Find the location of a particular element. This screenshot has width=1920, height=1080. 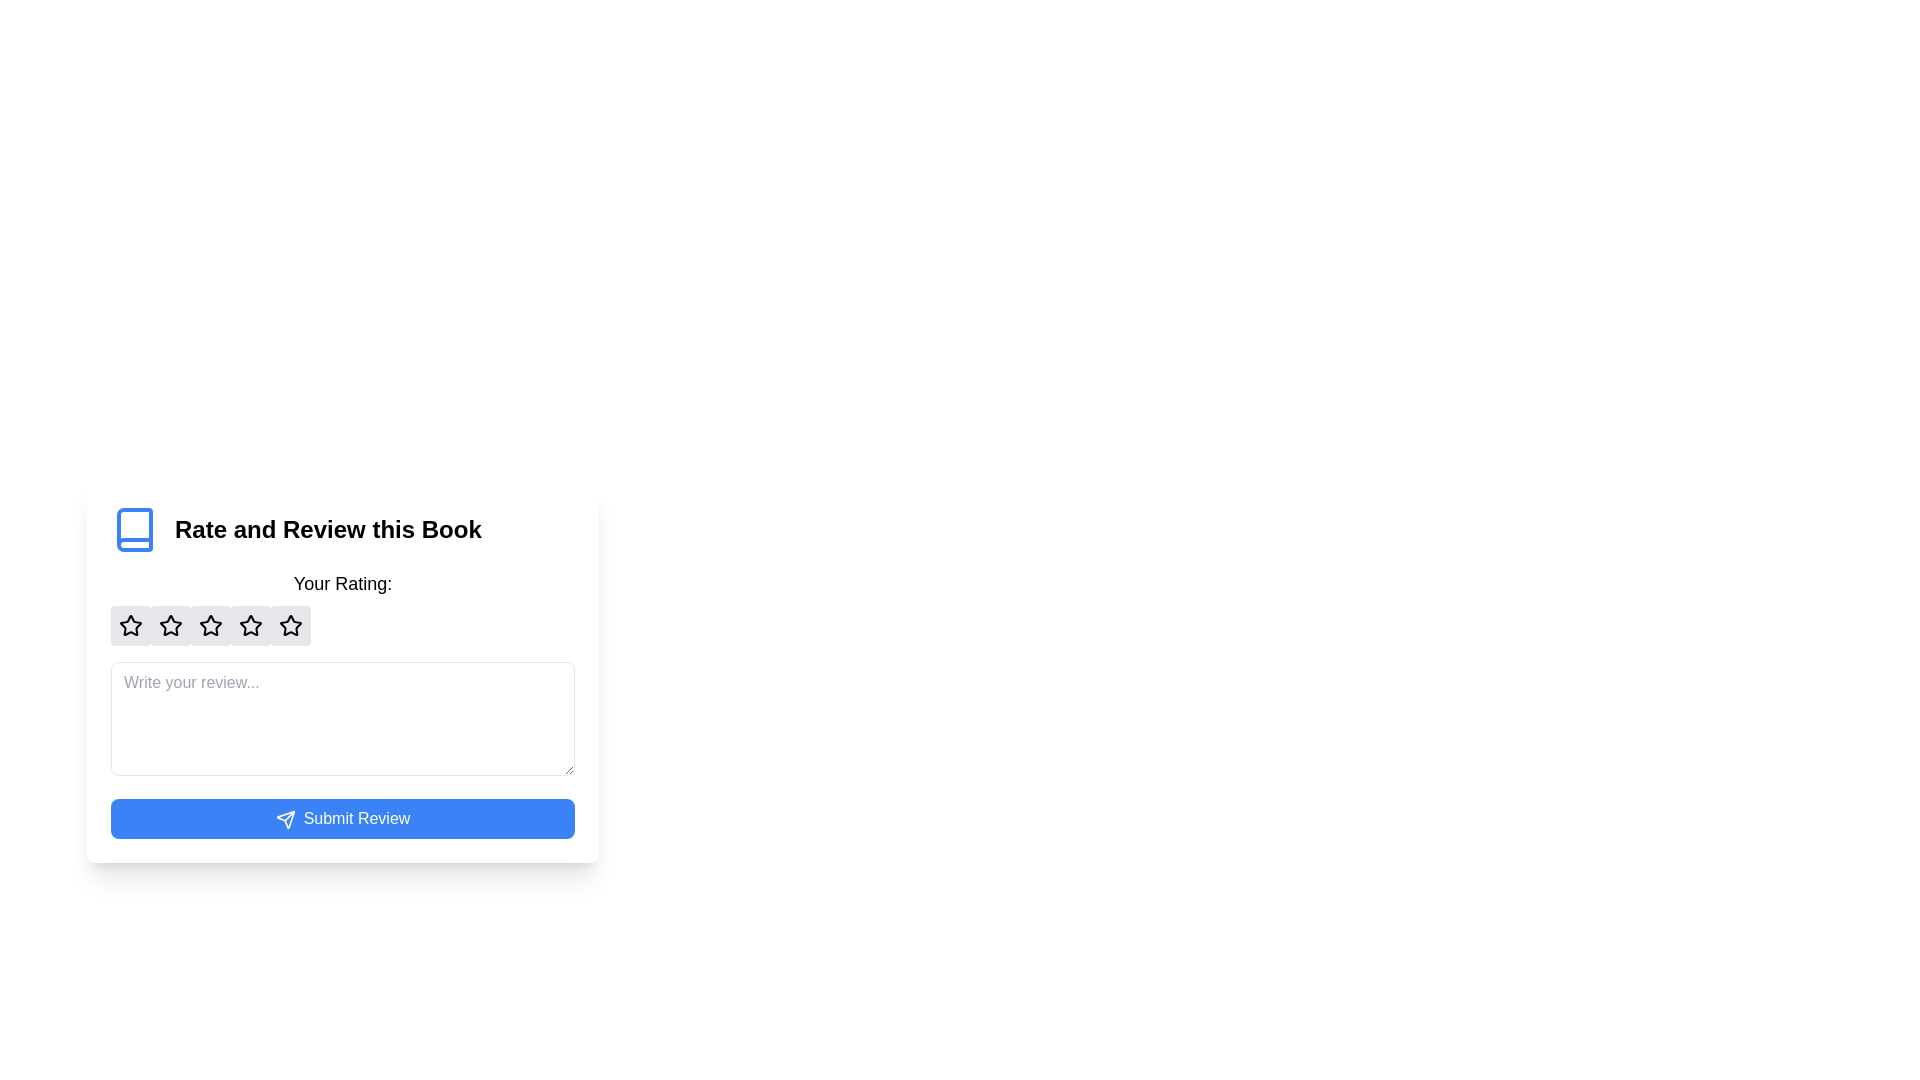

the first star icon in the five-star rating system under the label 'Your Rating' to highlight it is located at coordinates (171, 624).